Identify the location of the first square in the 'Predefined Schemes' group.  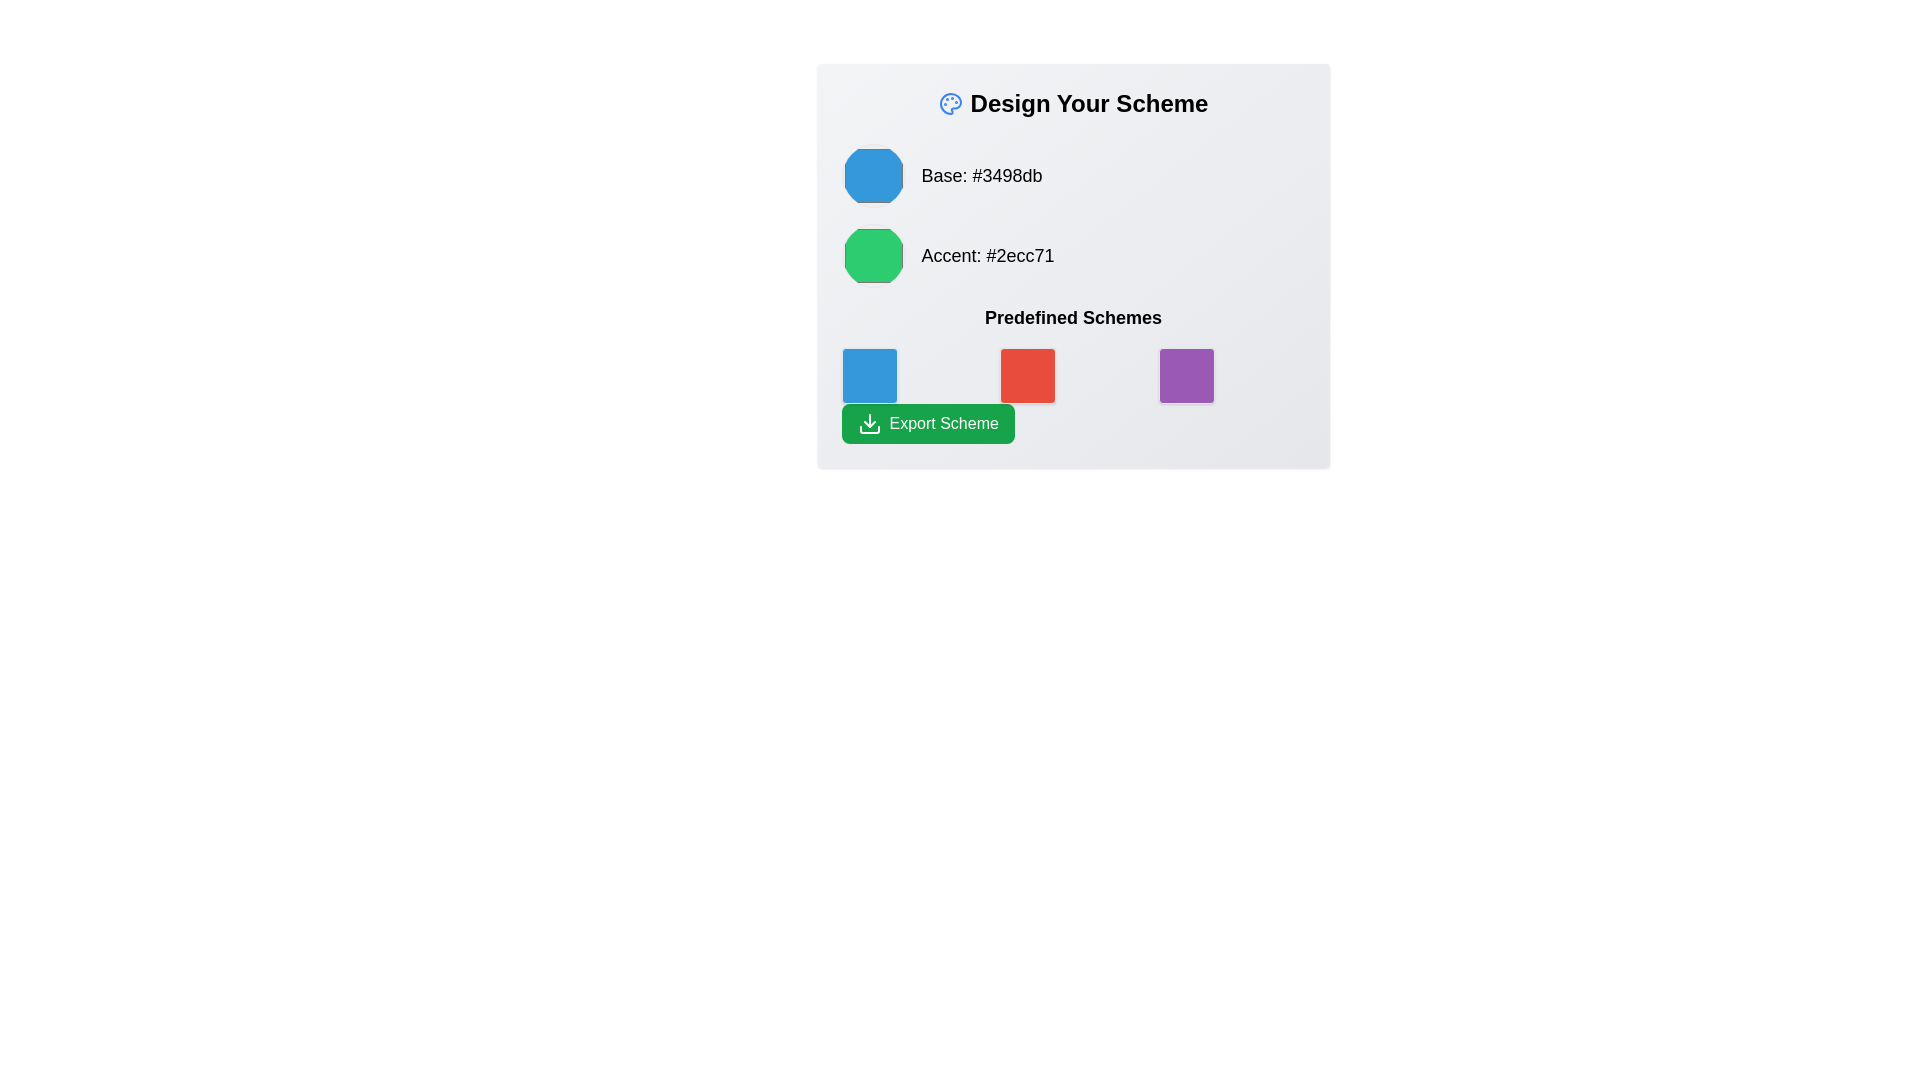
(869, 375).